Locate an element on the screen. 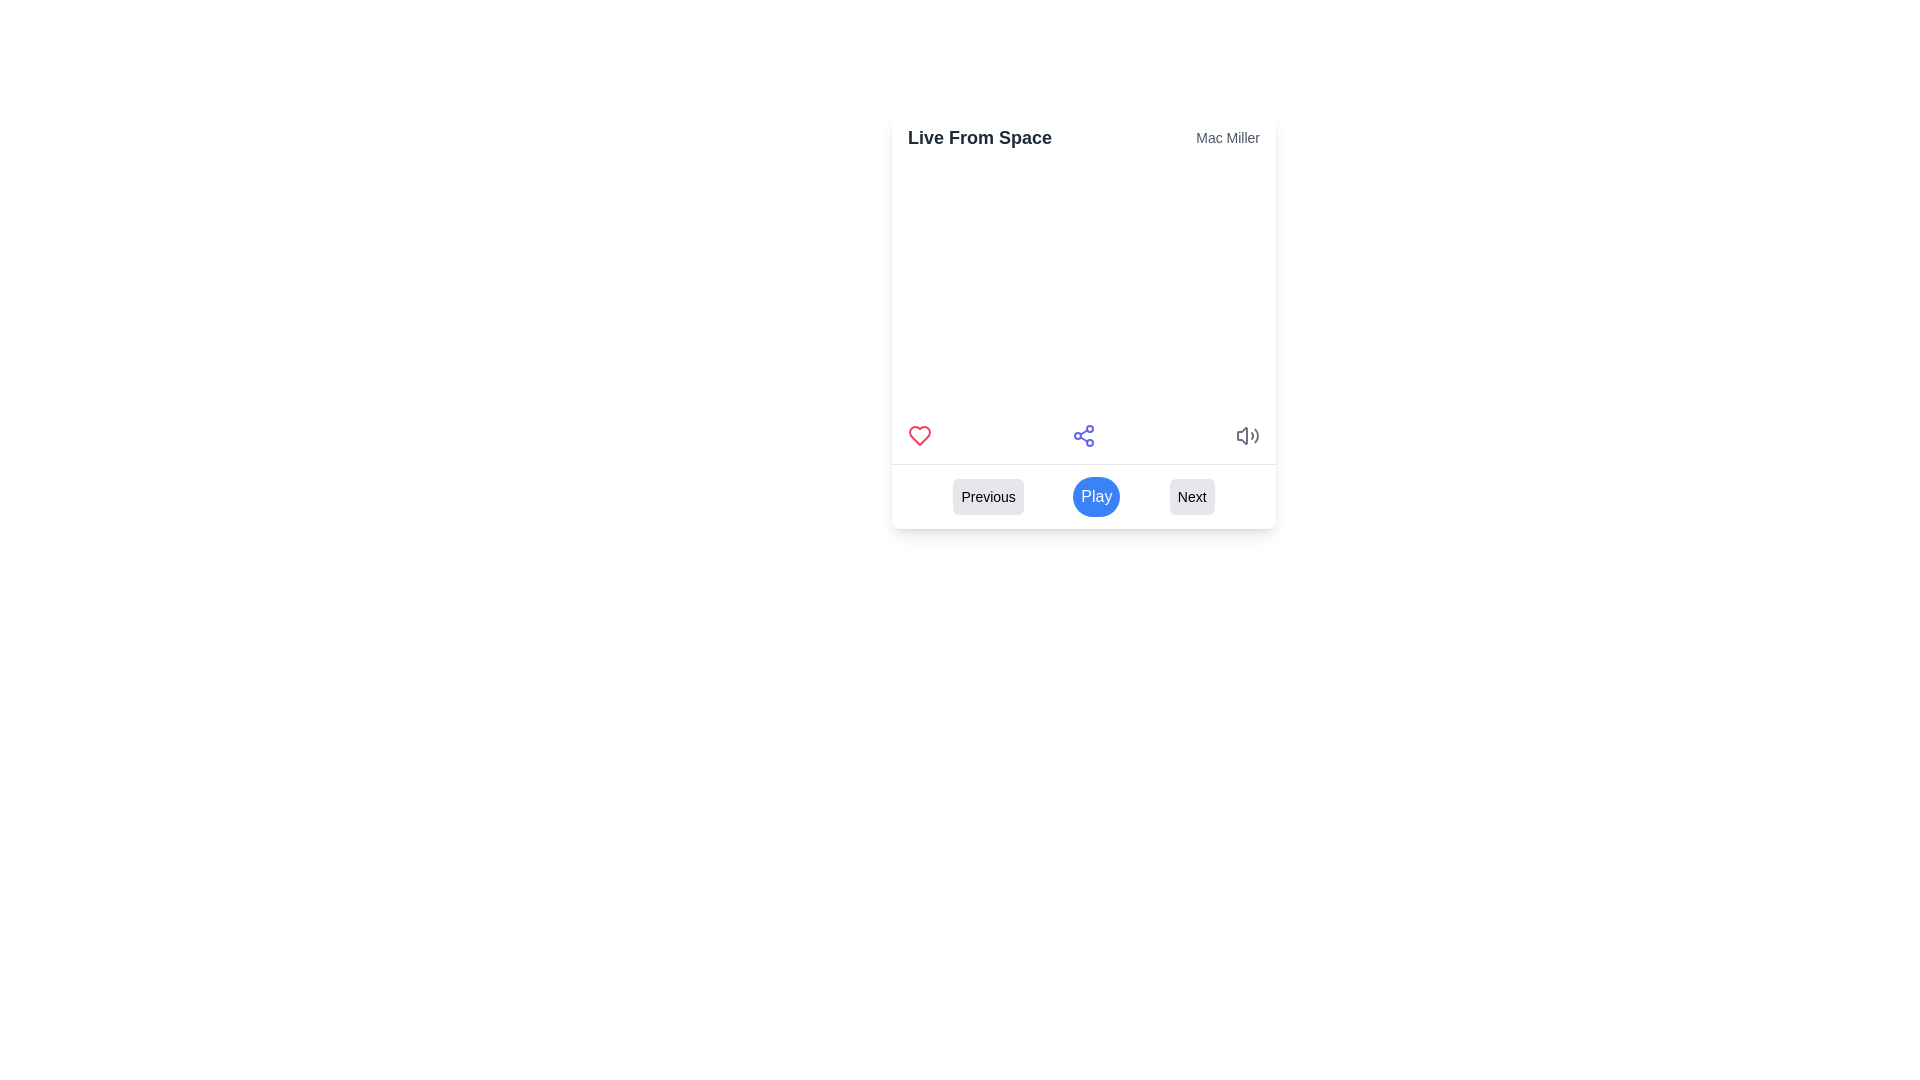 The image size is (1920, 1080). the play control button located in the middle of the horizontal button group at the bottom of the interface is located at coordinates (1095, 496).